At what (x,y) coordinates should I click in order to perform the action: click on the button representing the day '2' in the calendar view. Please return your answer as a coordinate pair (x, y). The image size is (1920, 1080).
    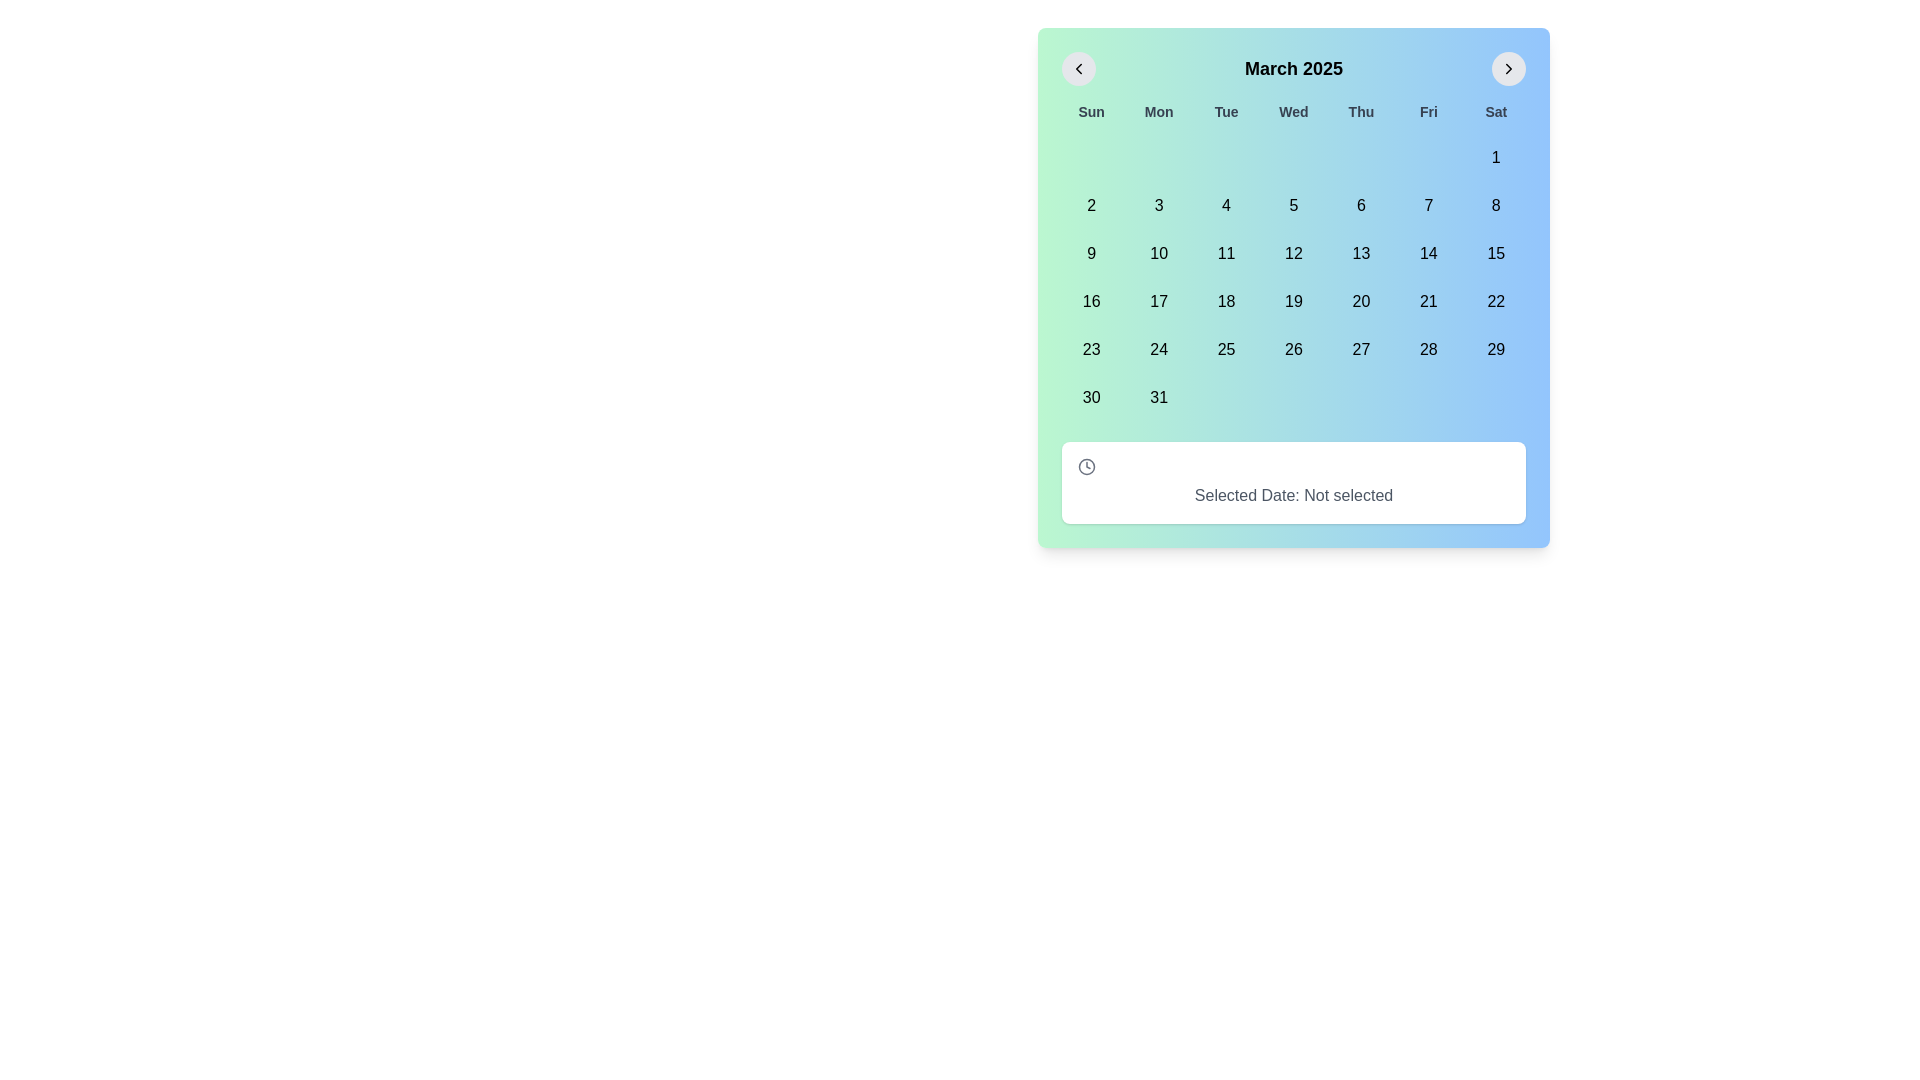
    Looking at the image, I should click on (1090, 205).